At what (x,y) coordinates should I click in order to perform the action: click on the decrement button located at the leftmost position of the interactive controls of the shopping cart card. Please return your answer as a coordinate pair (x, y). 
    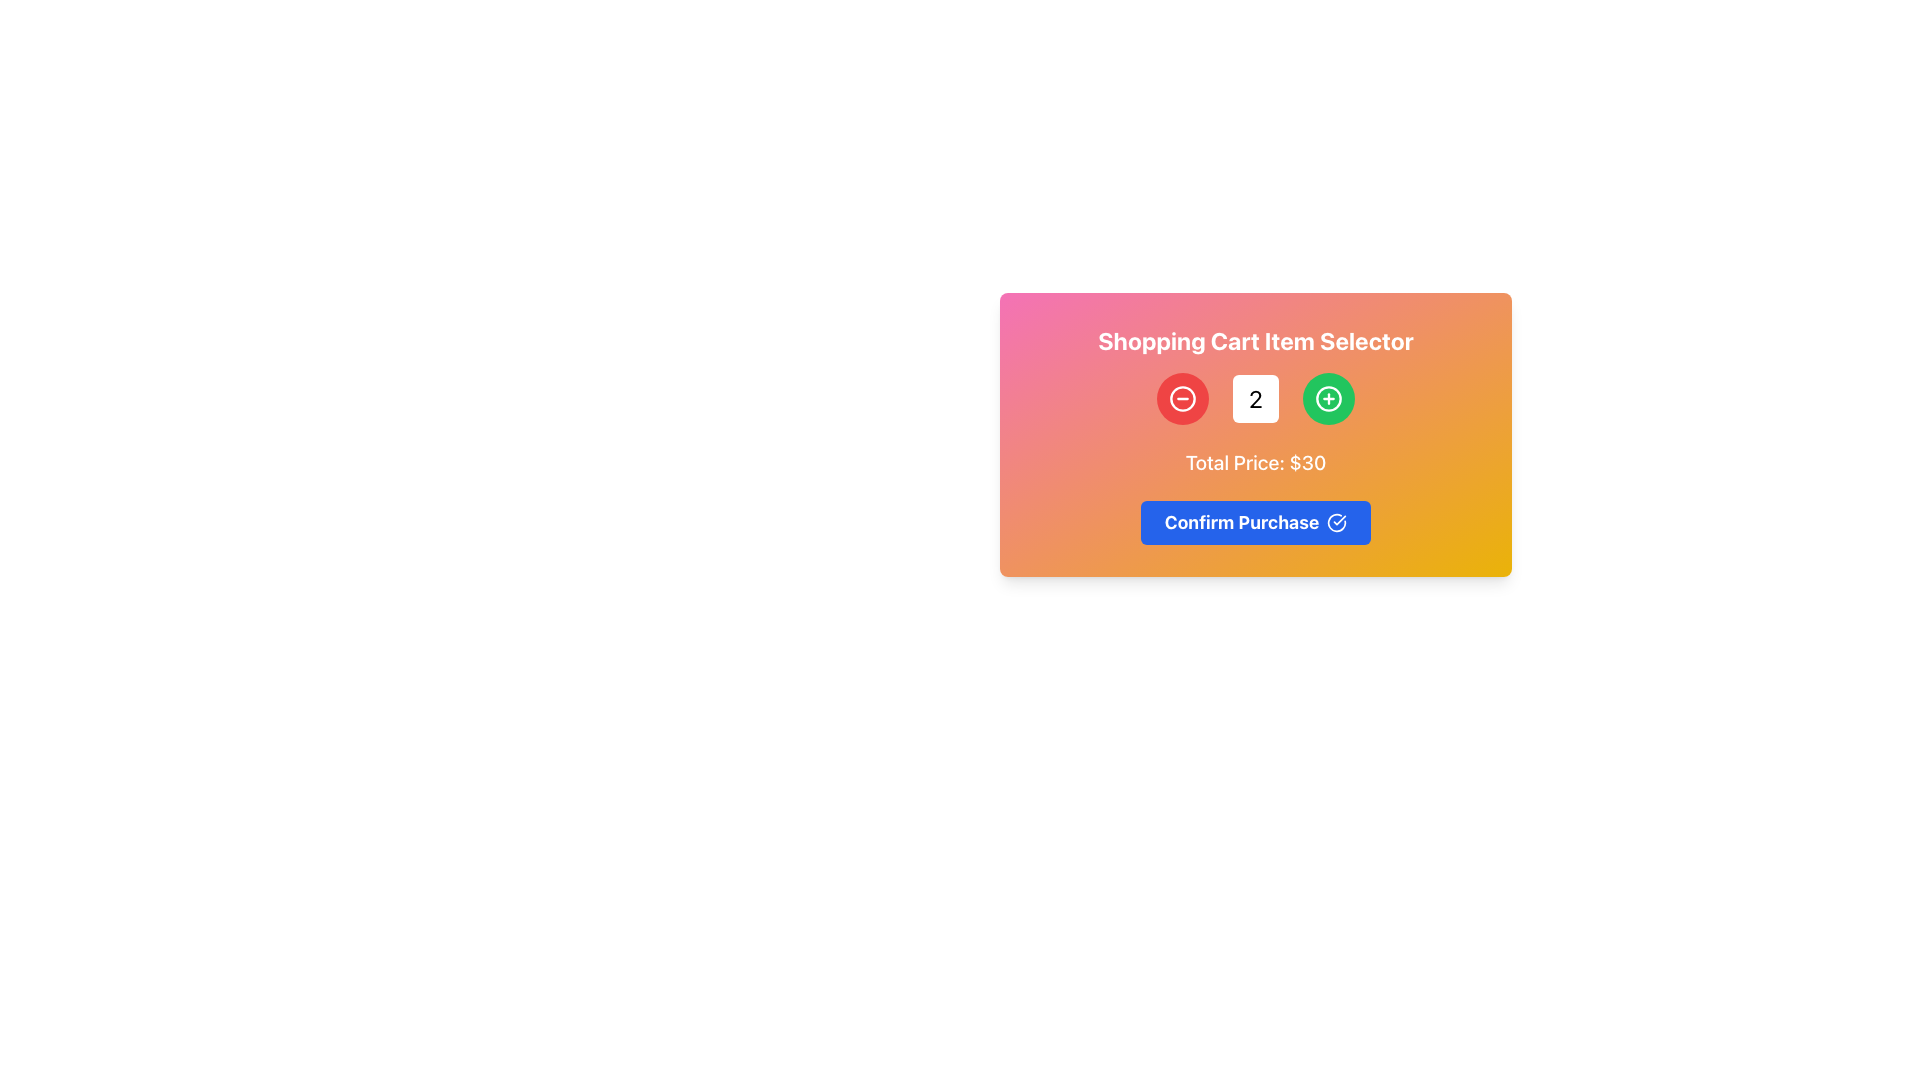
    Looking at the image, I should click on (1183, 398).